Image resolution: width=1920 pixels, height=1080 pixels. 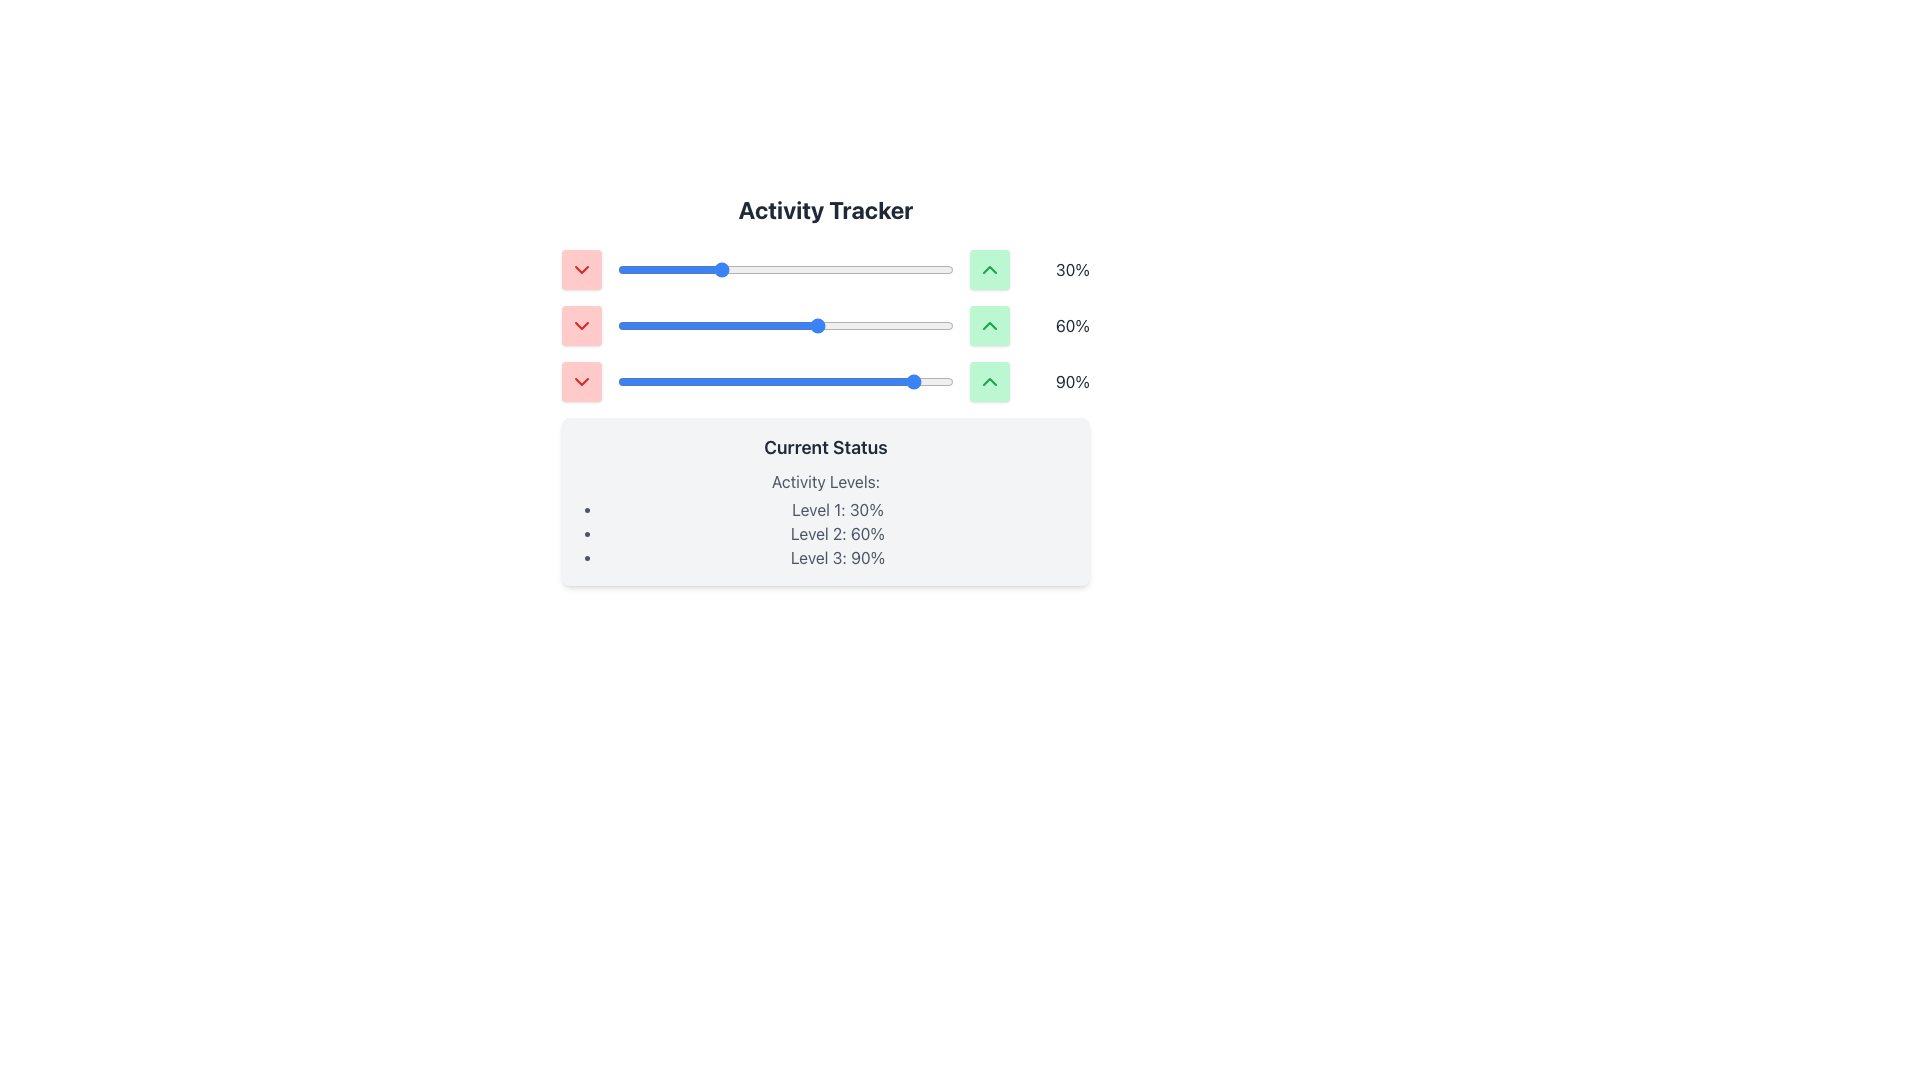 I want to click on text label stating 'Activity Levels:' which is styled in gray color and located within the 'Current Status' section, positioned directly beneath the section header and above the bulleted list, so click(x=825, y=482).